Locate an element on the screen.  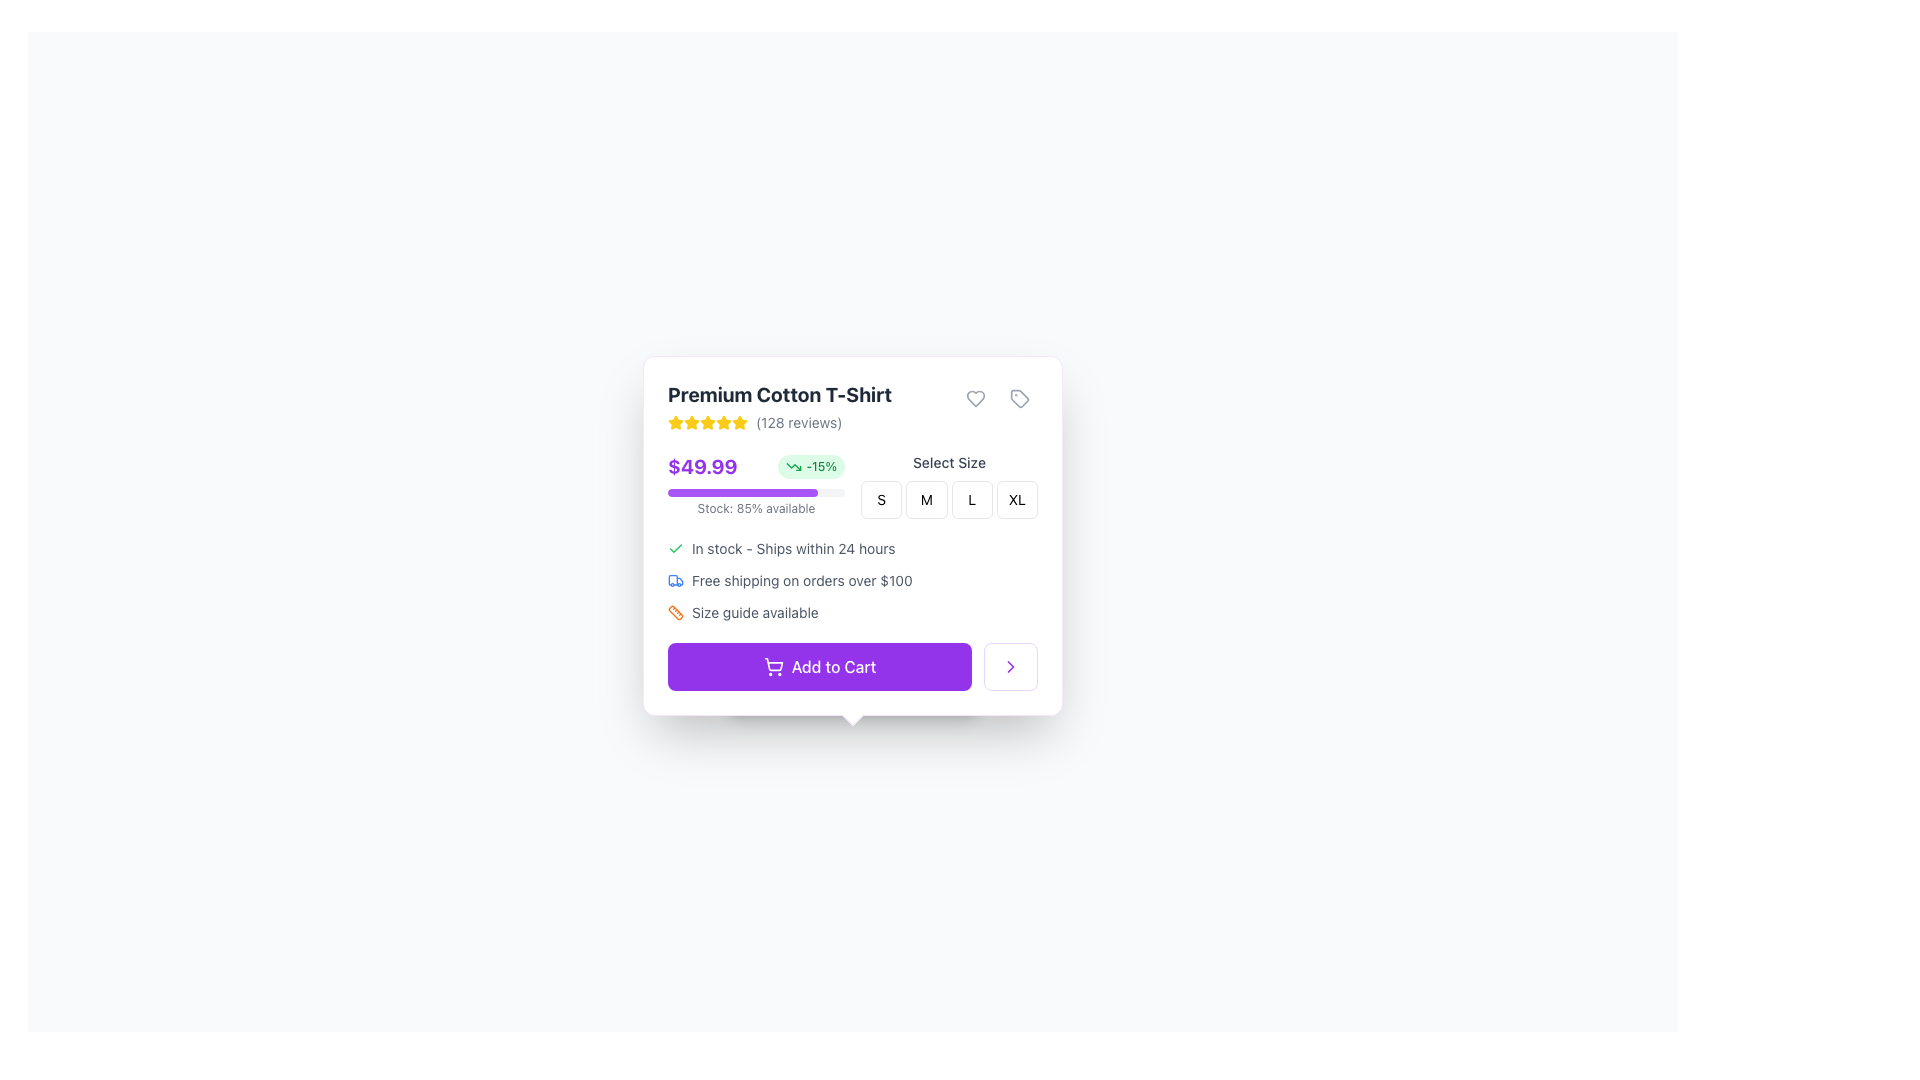
the static text label indicating the number of reviews associated with the product, which is positioned to the immediate right of the star icons in the product detail section is located at coordinates (798, 422).